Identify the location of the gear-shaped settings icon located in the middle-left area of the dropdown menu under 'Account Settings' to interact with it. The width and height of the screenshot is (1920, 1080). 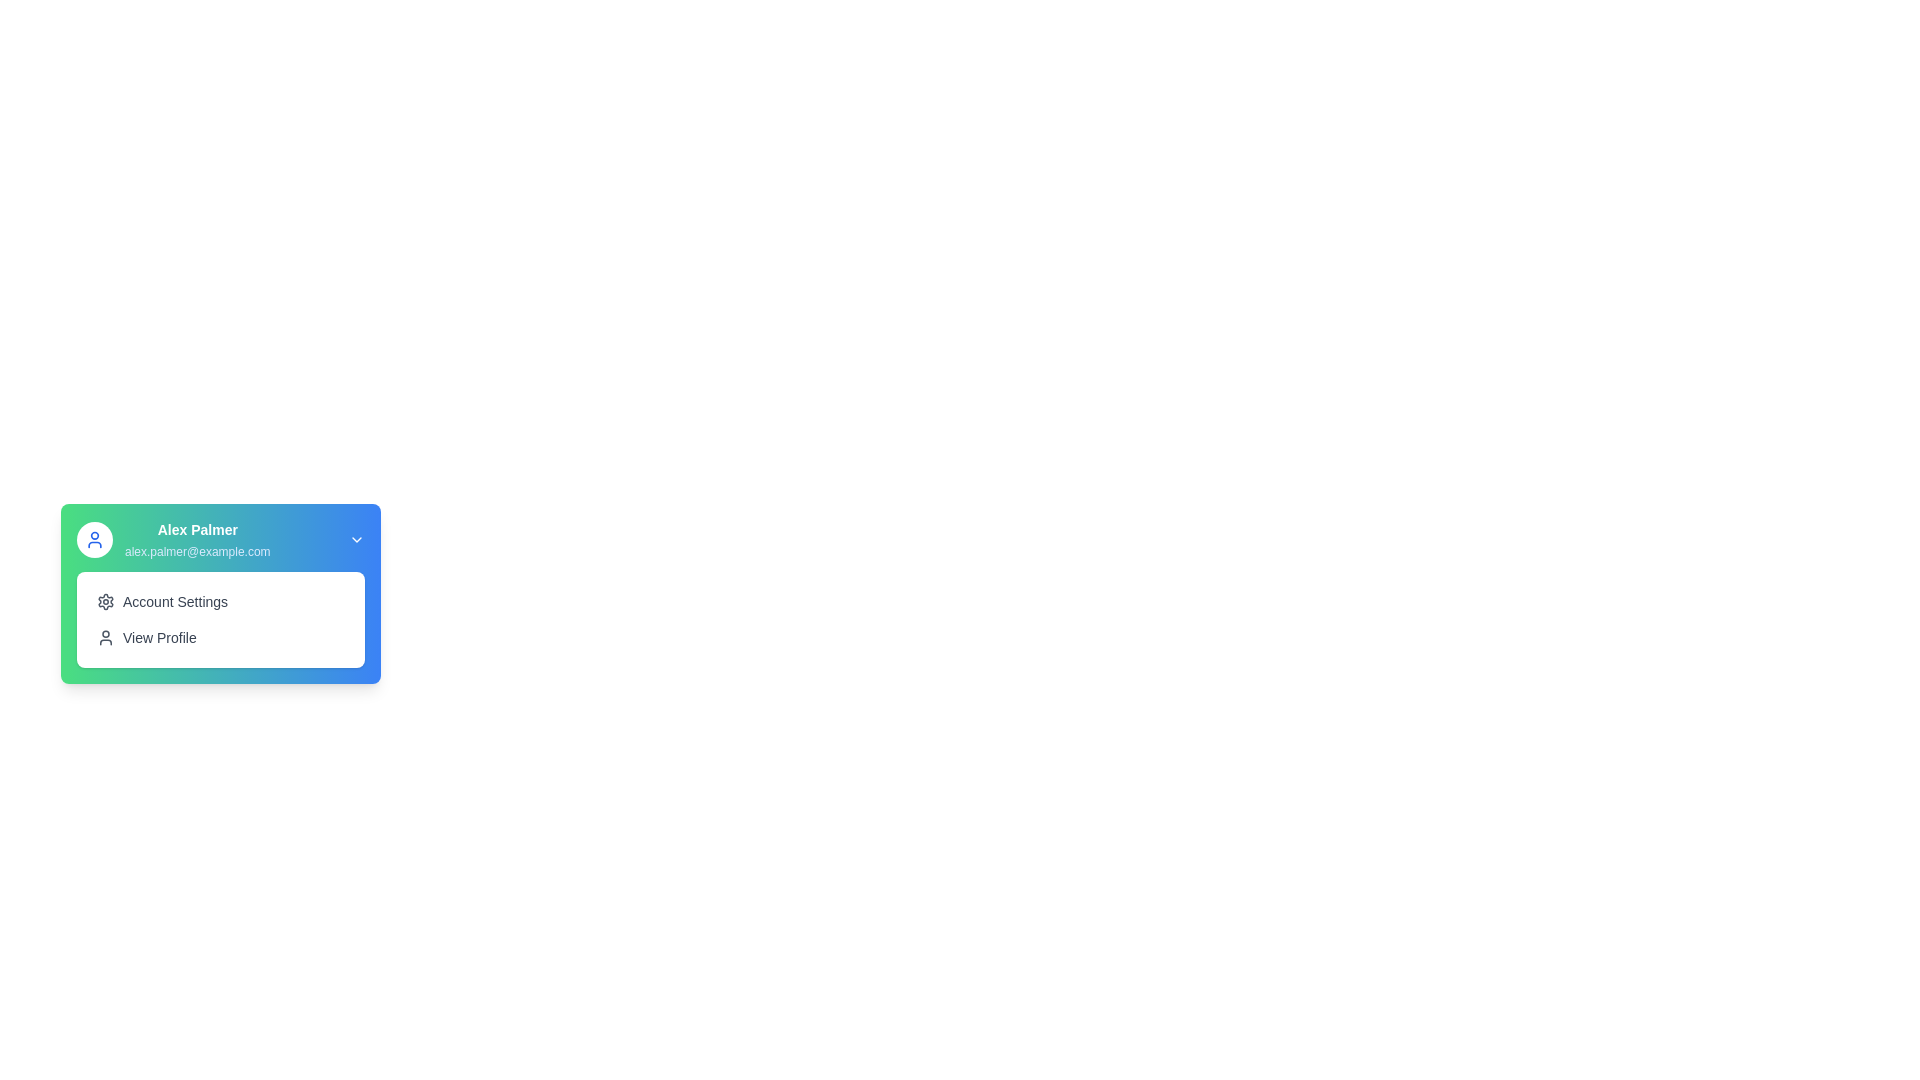
(104, 600).